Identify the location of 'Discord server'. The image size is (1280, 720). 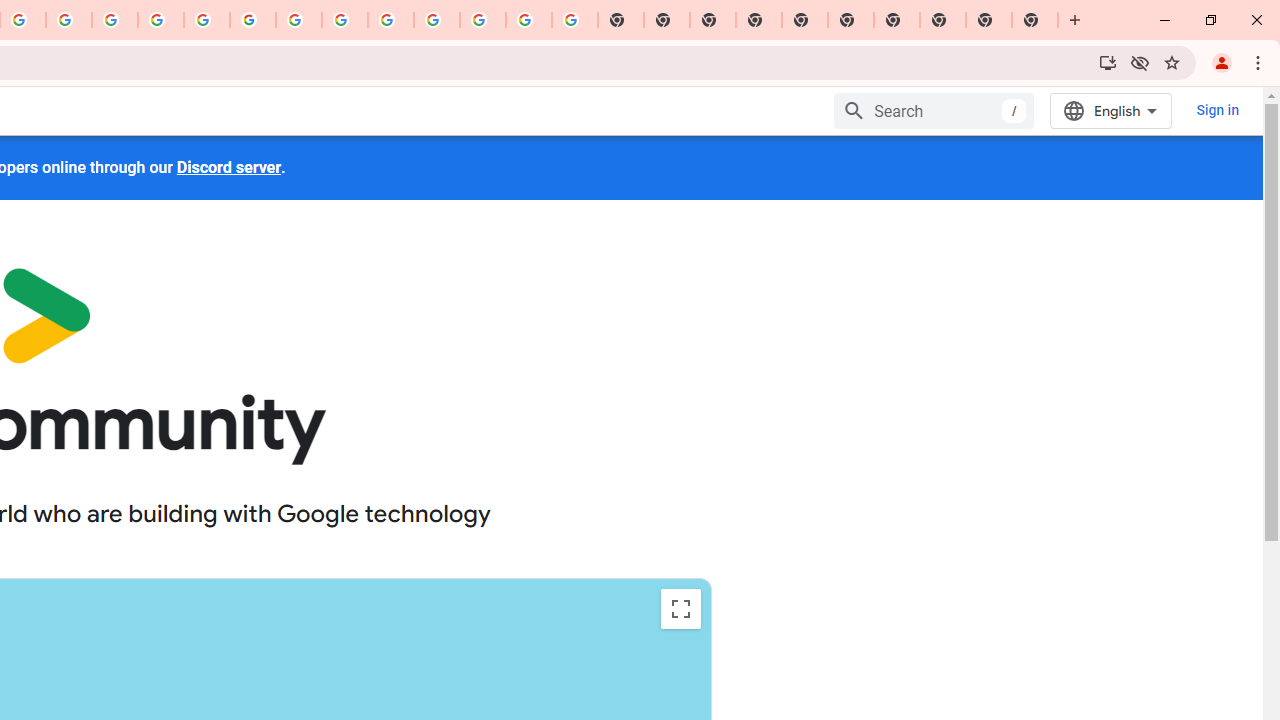
(229, 166).